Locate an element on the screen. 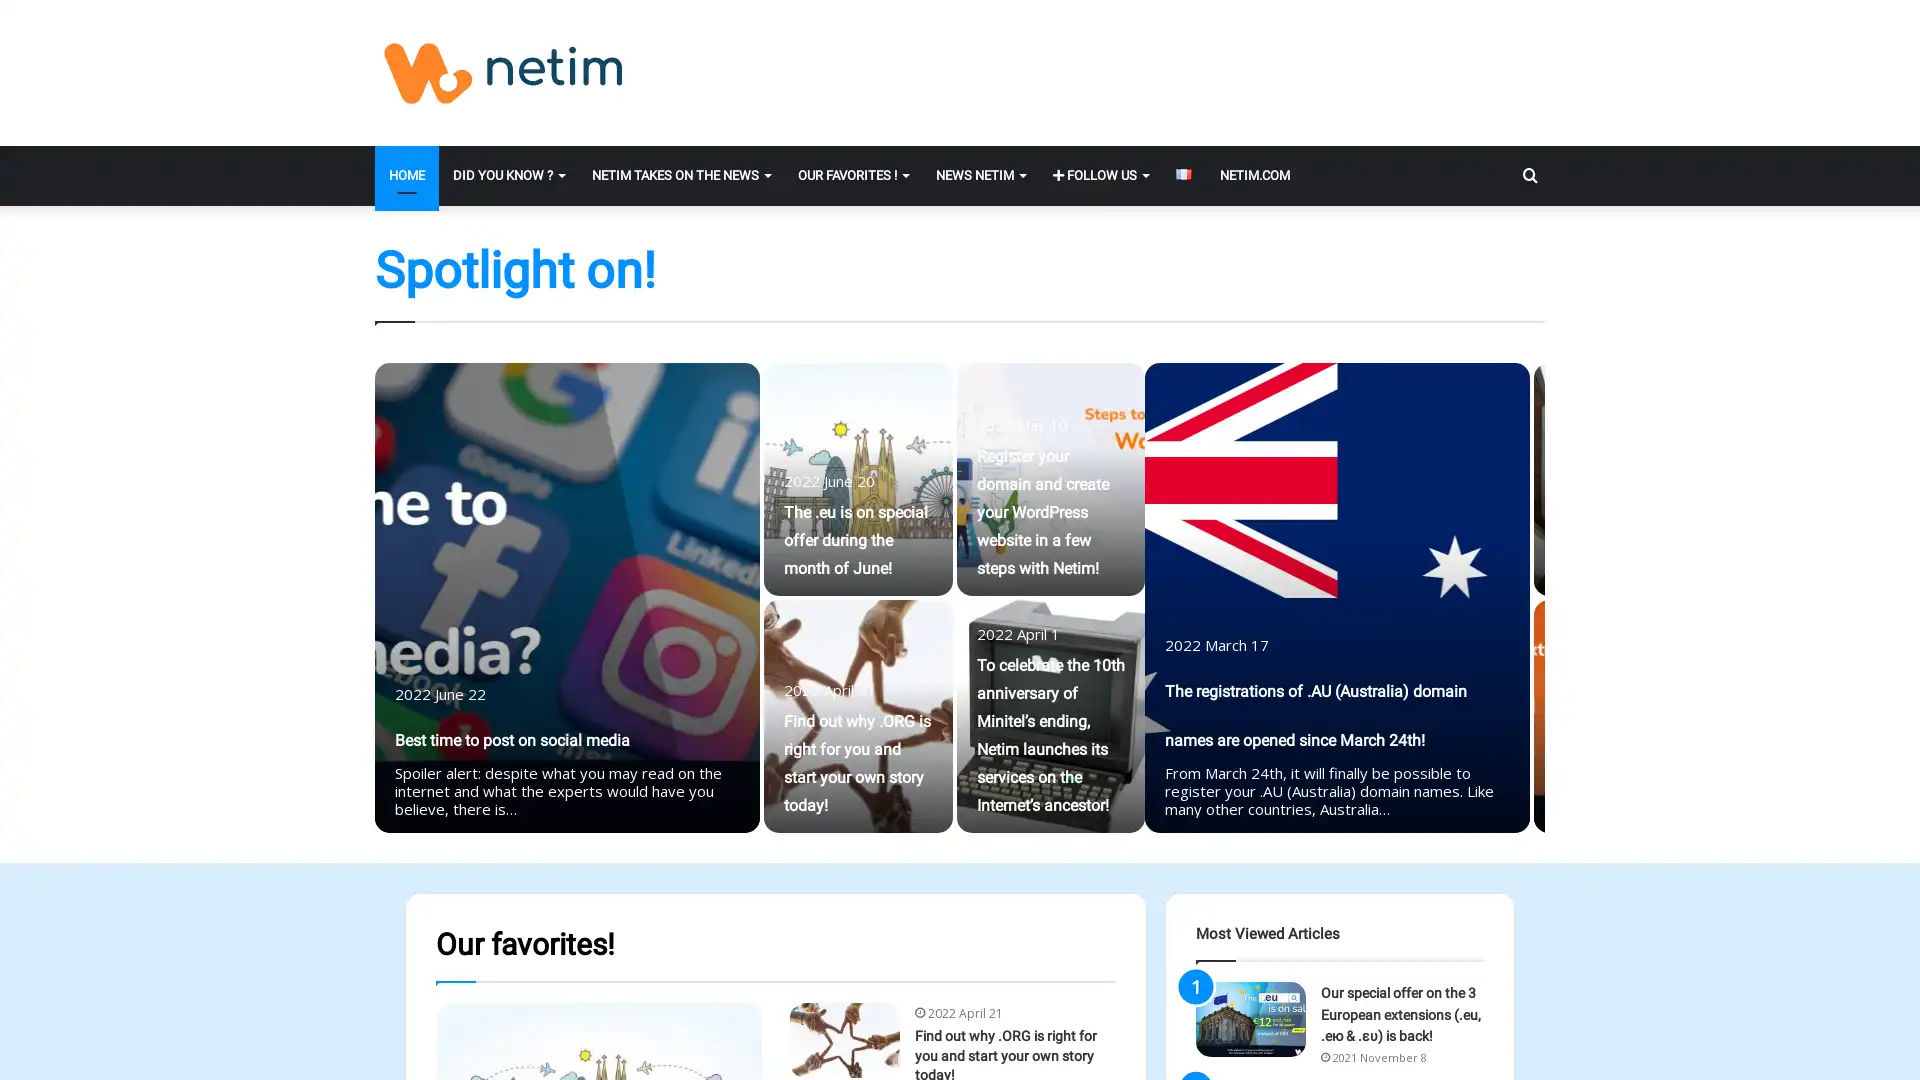 Image resolution: width=1920 pixels, height=1080 pixels. Accept is located at coordinates (1214, 1048).